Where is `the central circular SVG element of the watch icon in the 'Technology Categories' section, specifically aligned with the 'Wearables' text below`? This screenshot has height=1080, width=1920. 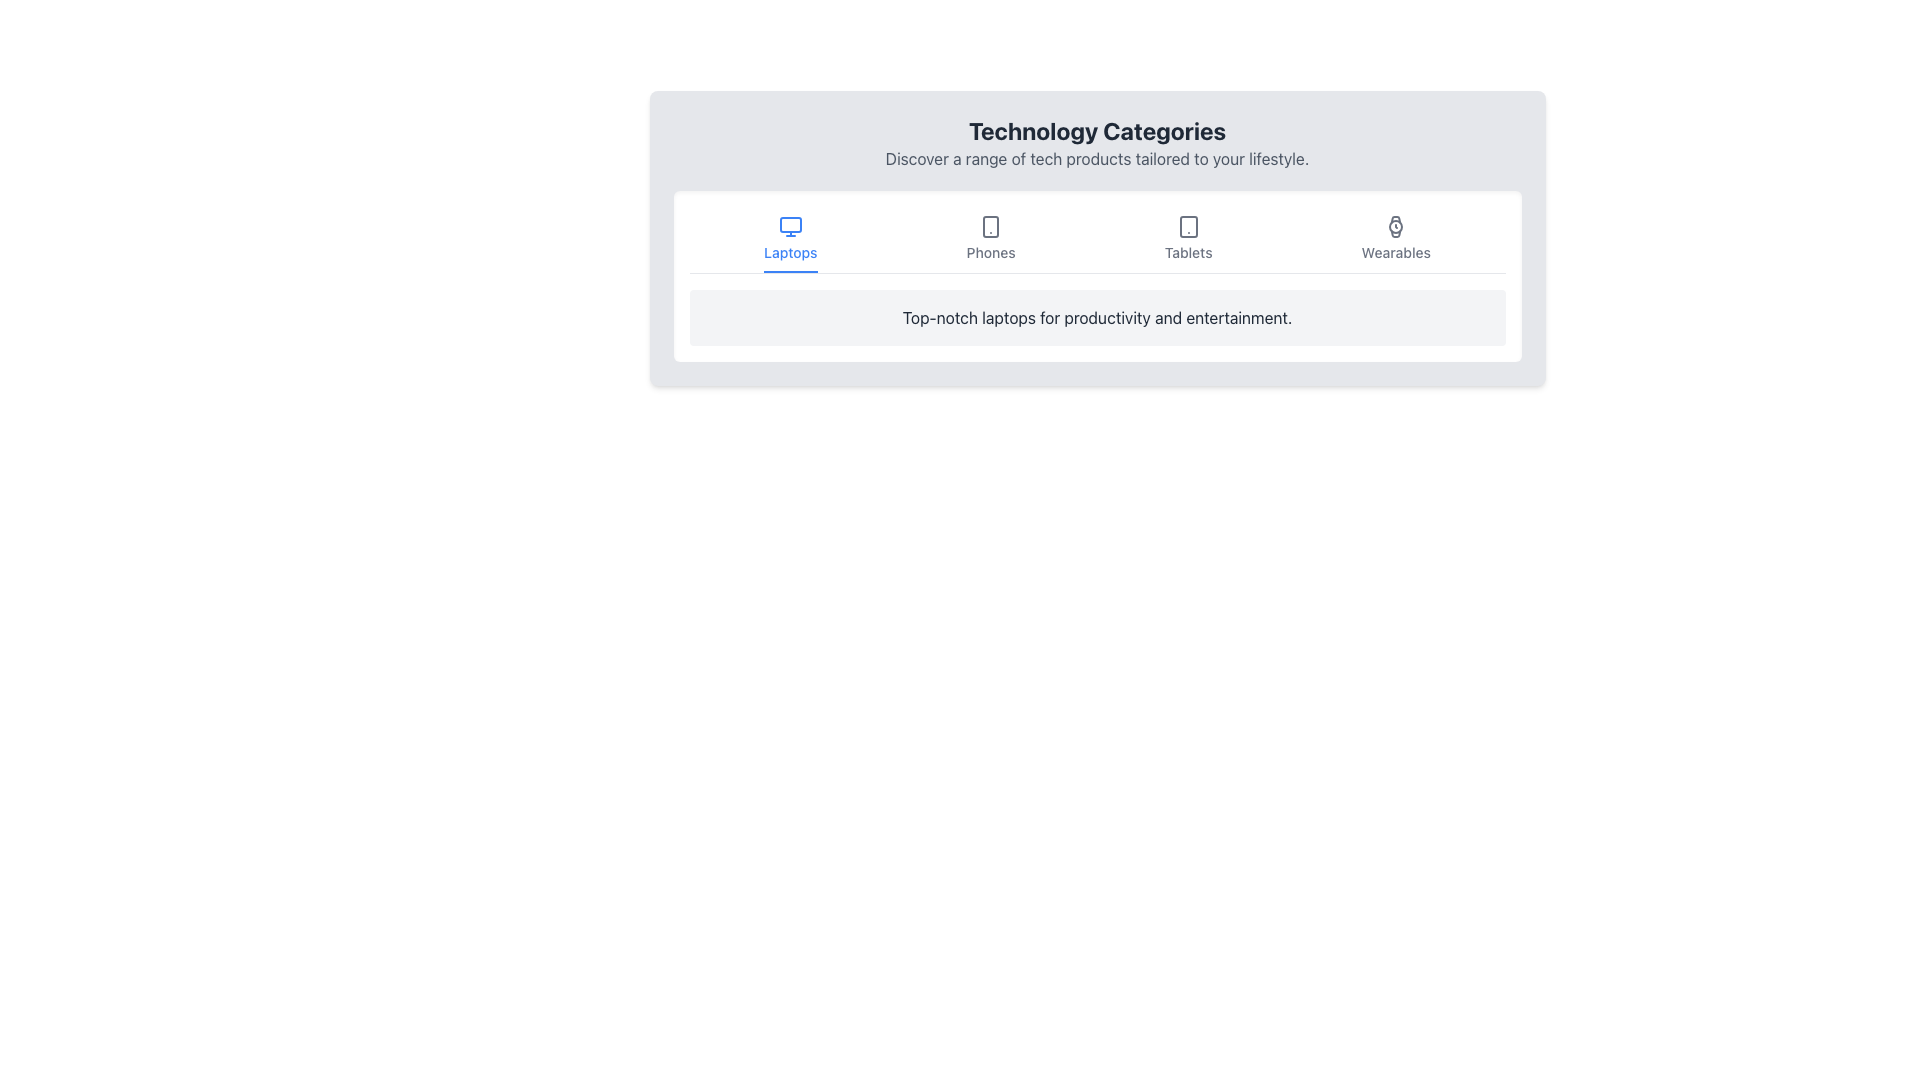 the central circular SVG element of the watch icon in the 'Technology Categories' section, specifically aligned with the 'Wearables' text below is located at coordinates (1395, 226).